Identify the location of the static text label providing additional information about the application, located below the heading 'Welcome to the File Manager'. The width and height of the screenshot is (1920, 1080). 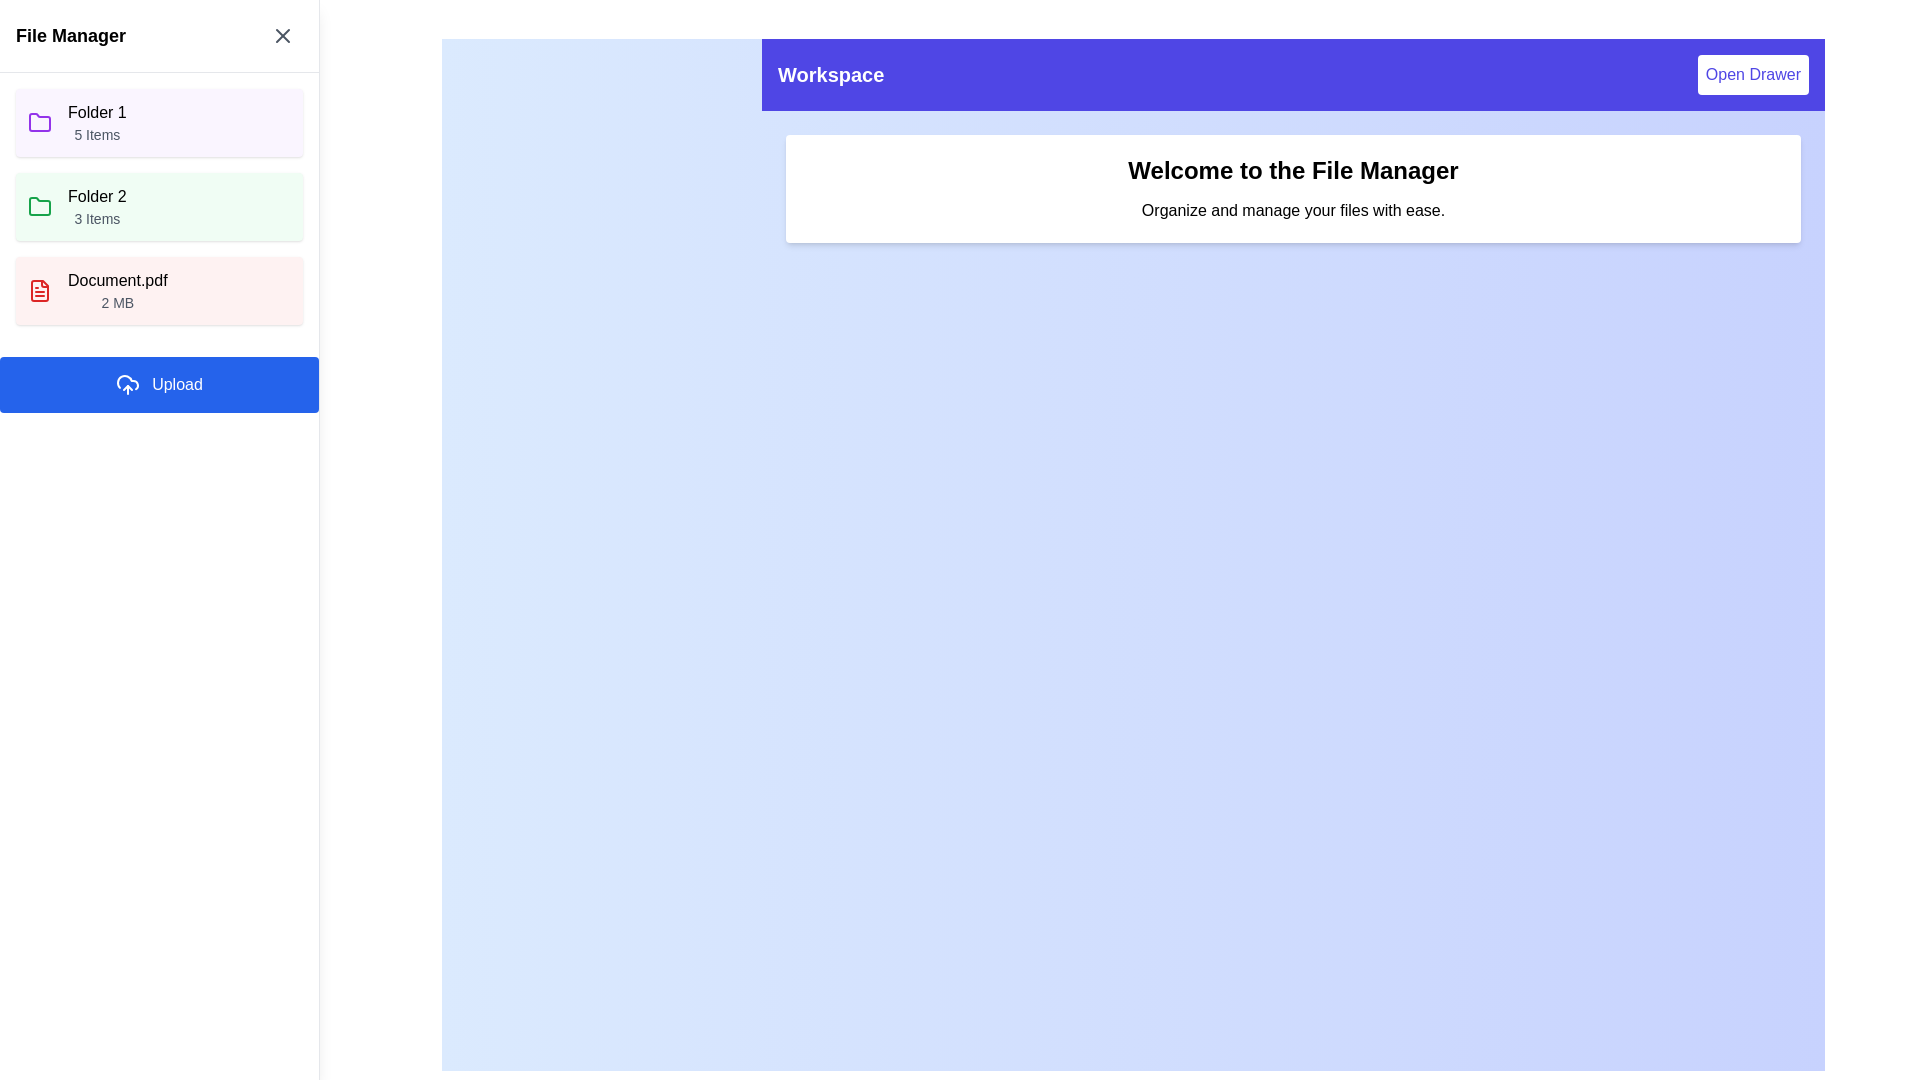
(1293, 211).